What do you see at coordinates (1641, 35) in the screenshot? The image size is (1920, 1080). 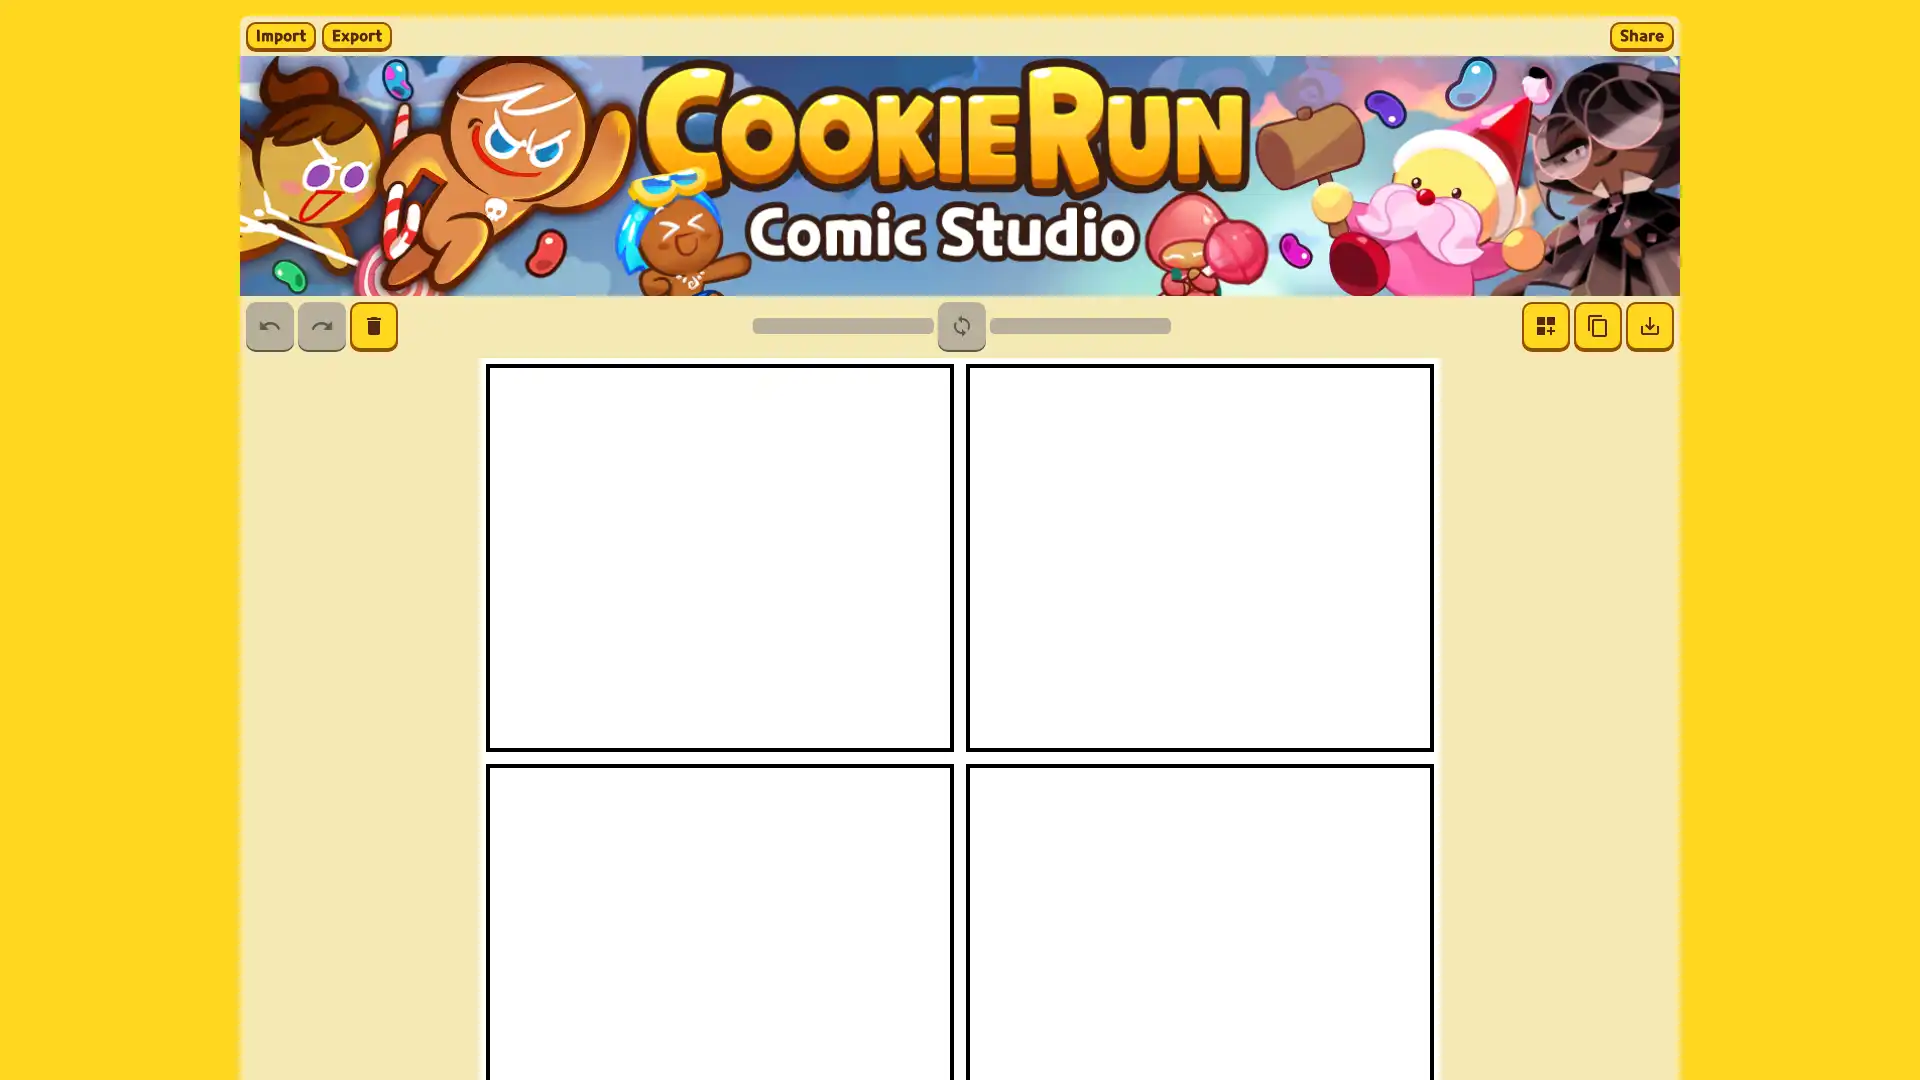 I see `Share` at bounding box center [1641, 35].